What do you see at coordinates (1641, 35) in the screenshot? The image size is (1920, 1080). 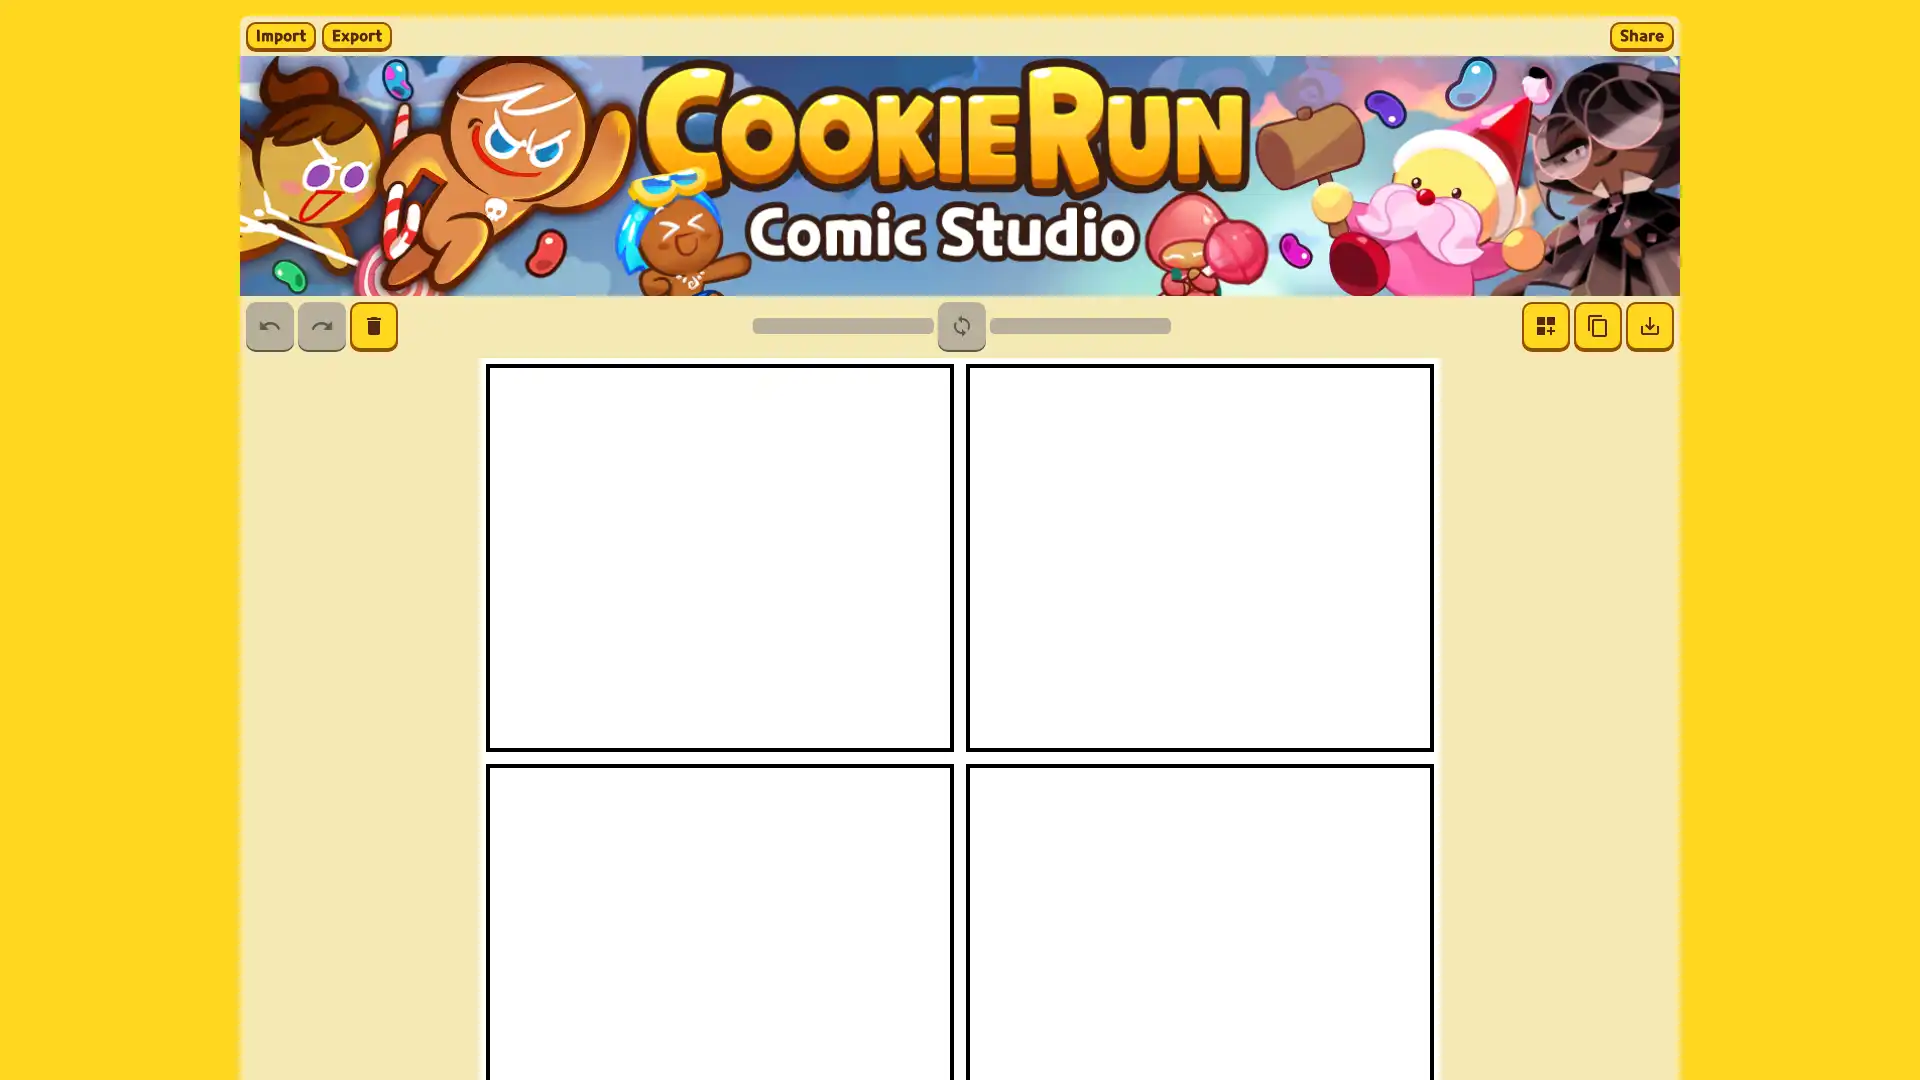 I see `Share` at bounding box center [1641, 35].